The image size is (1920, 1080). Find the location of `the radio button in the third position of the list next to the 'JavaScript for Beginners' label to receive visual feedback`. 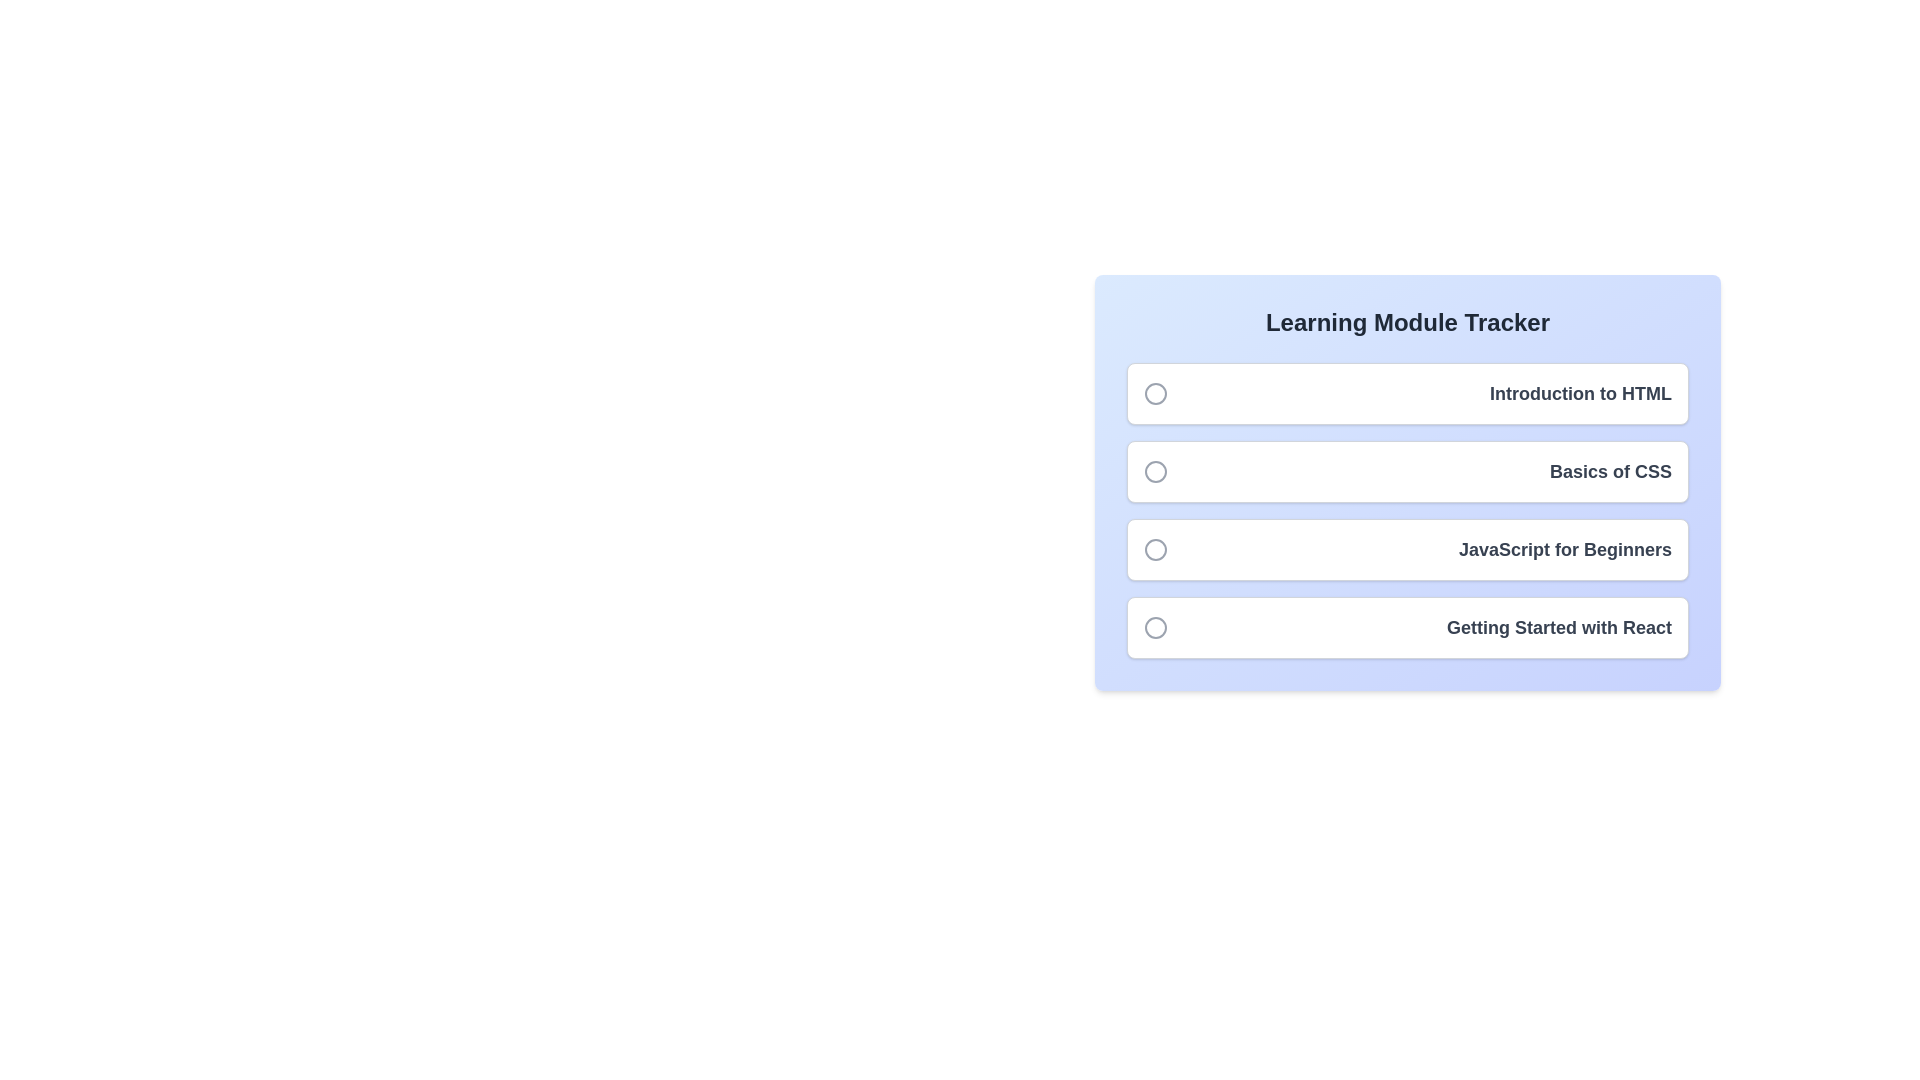

the radio button in the third position of the list next to the 'JavaScript for Beginners' label to receive visual feedback is located at coordinates (1156, 550).